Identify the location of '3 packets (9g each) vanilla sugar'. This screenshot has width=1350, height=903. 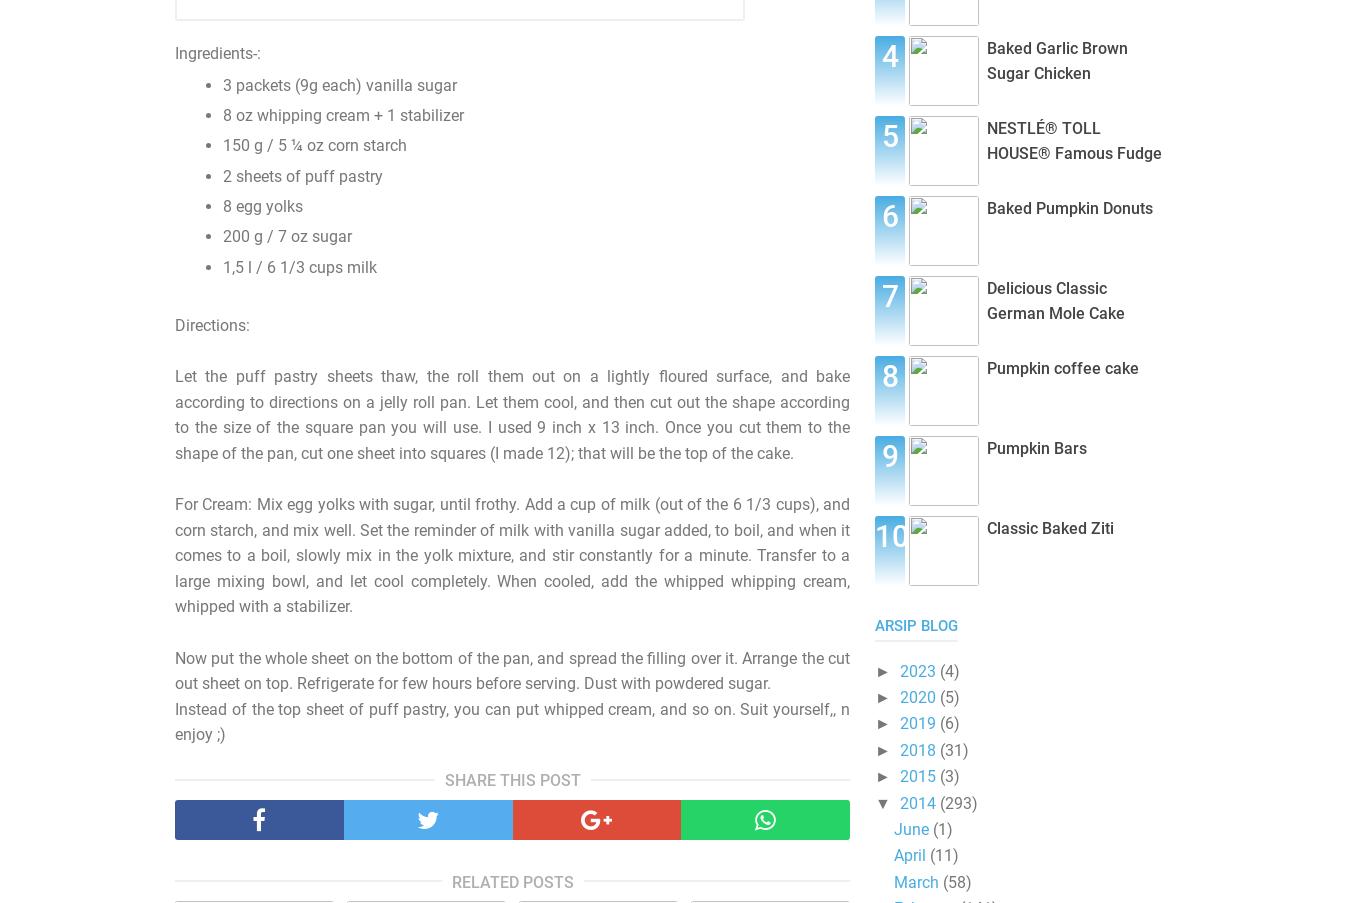
(223, 84).